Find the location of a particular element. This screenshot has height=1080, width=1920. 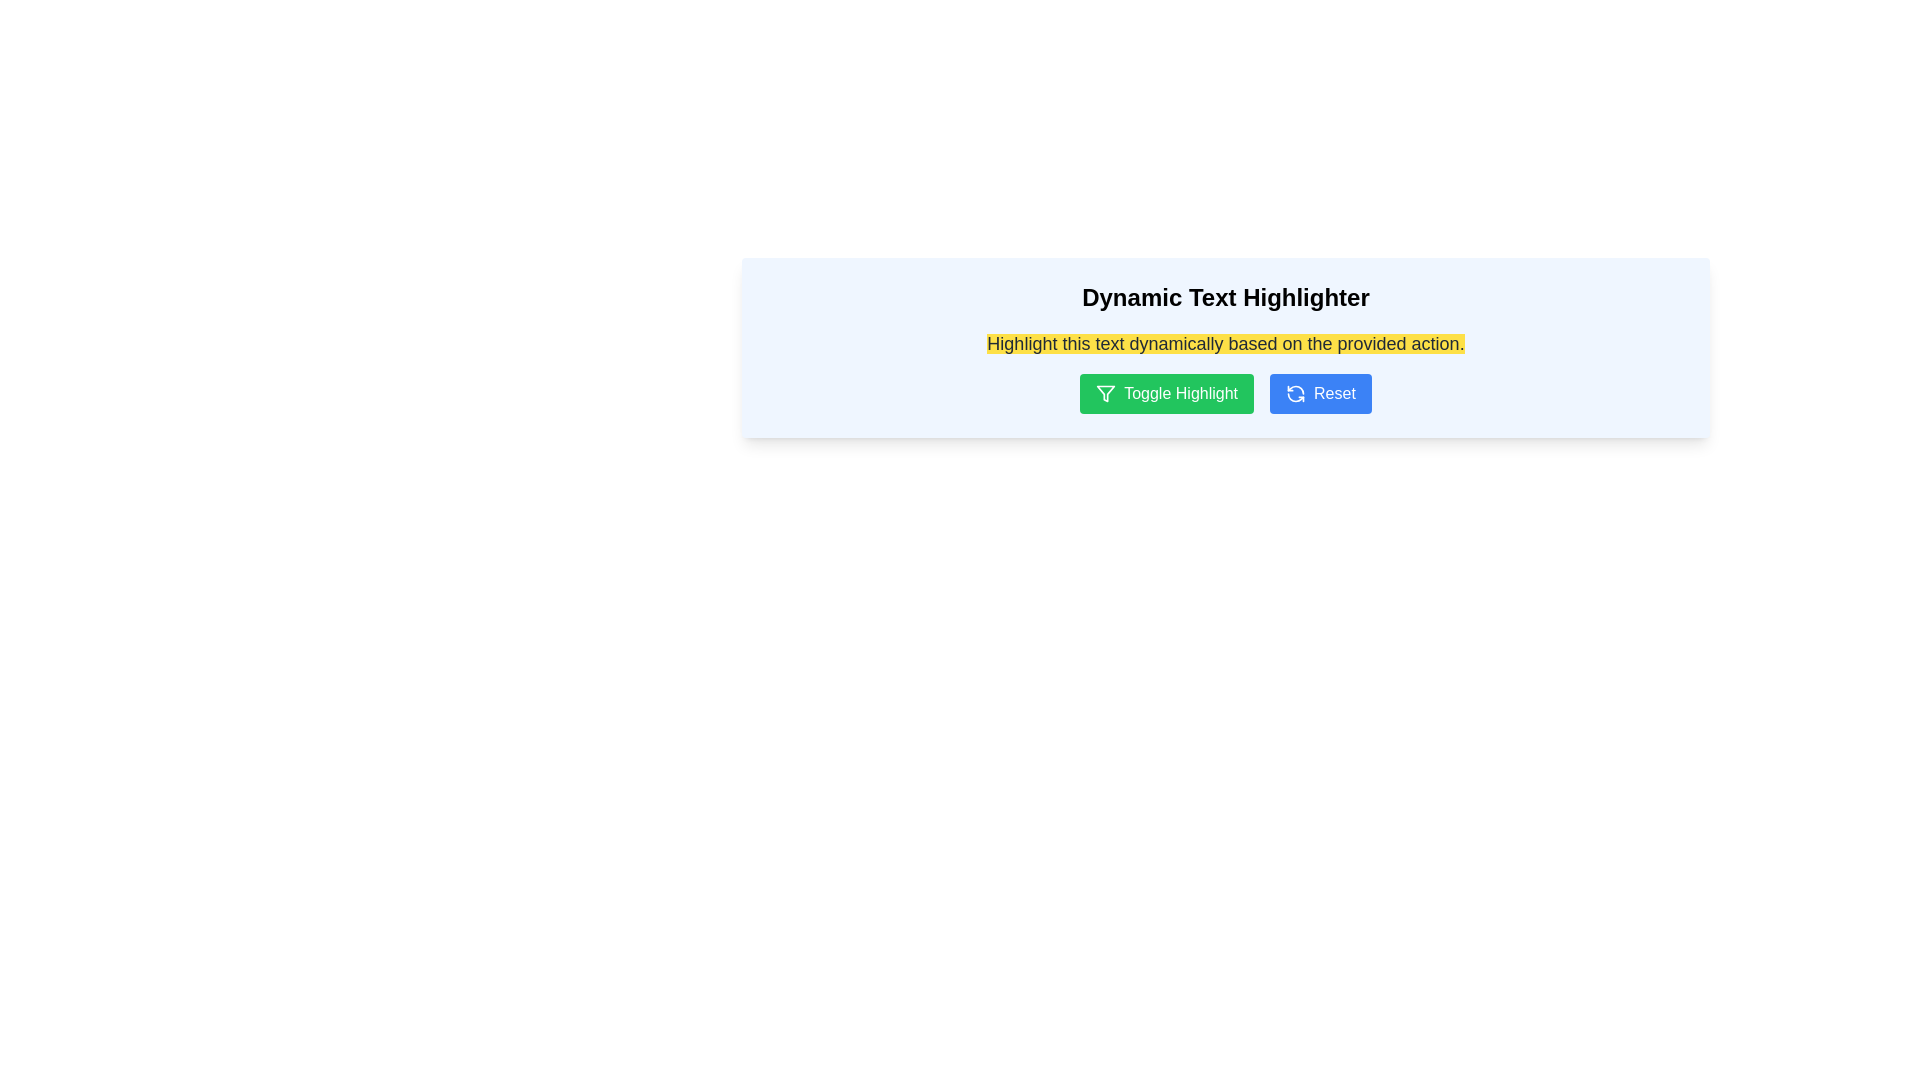

the refresh icon located inside the blue 'Reset' button at the bottom right of the interface is located at coordinates (1296, 393).